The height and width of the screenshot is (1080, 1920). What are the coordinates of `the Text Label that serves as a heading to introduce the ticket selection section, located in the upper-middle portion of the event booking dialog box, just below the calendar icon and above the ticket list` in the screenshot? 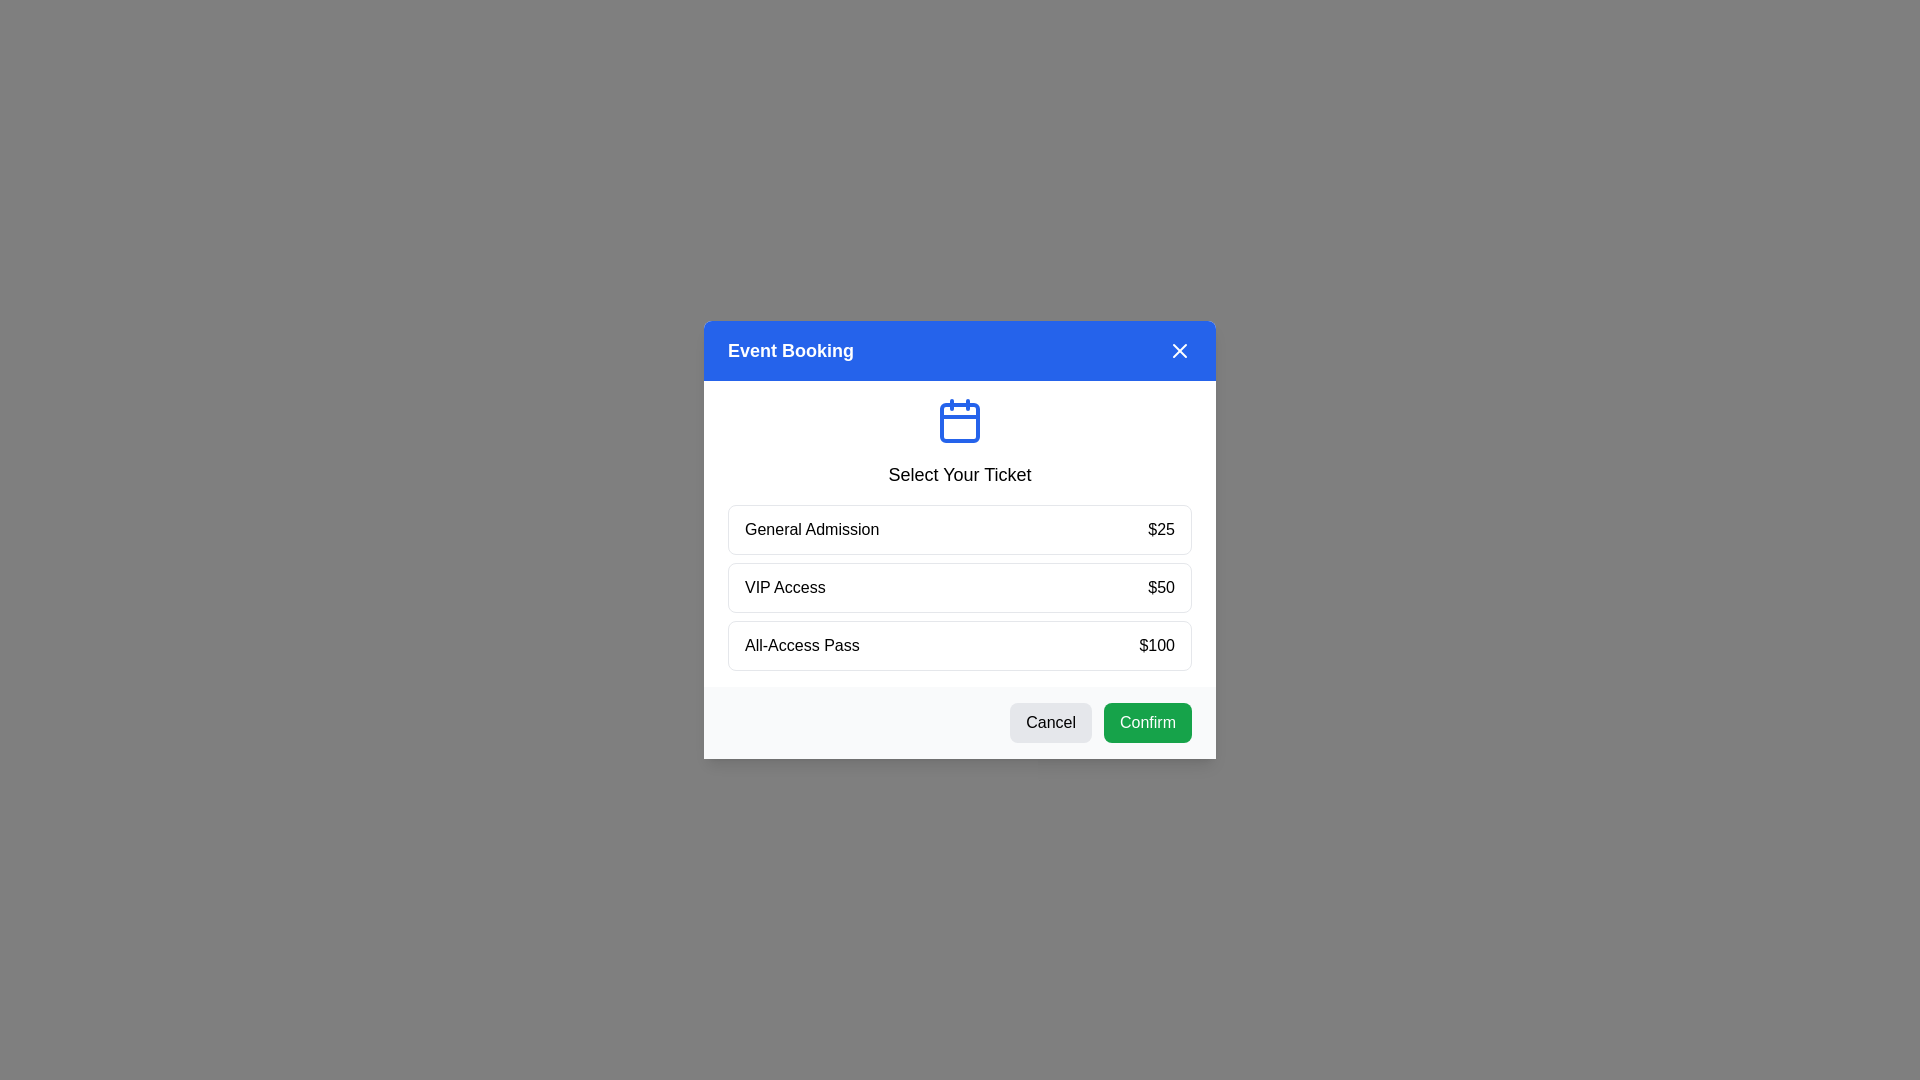 It's located at (960, 474).